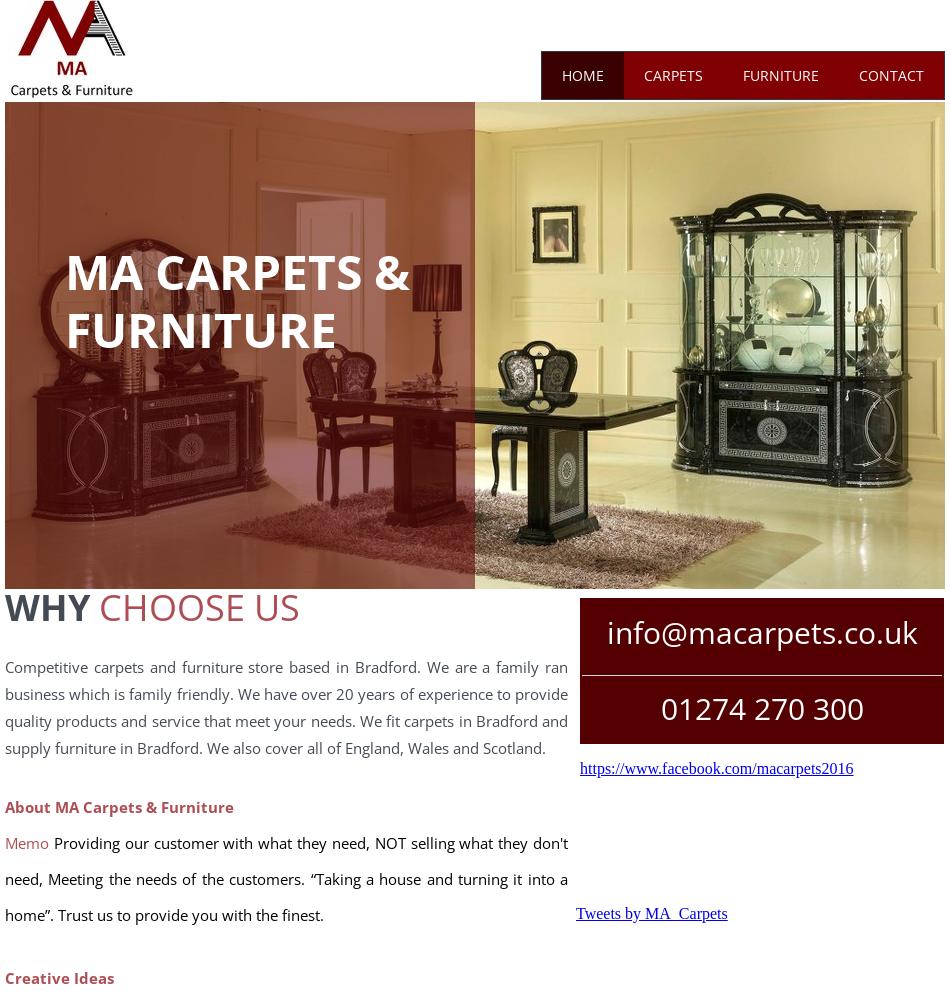 This screenshot has width=950, height=1000. Describe the element at coordinates (779, 73) in the screenshot. I see `'Furniture'` at that location.